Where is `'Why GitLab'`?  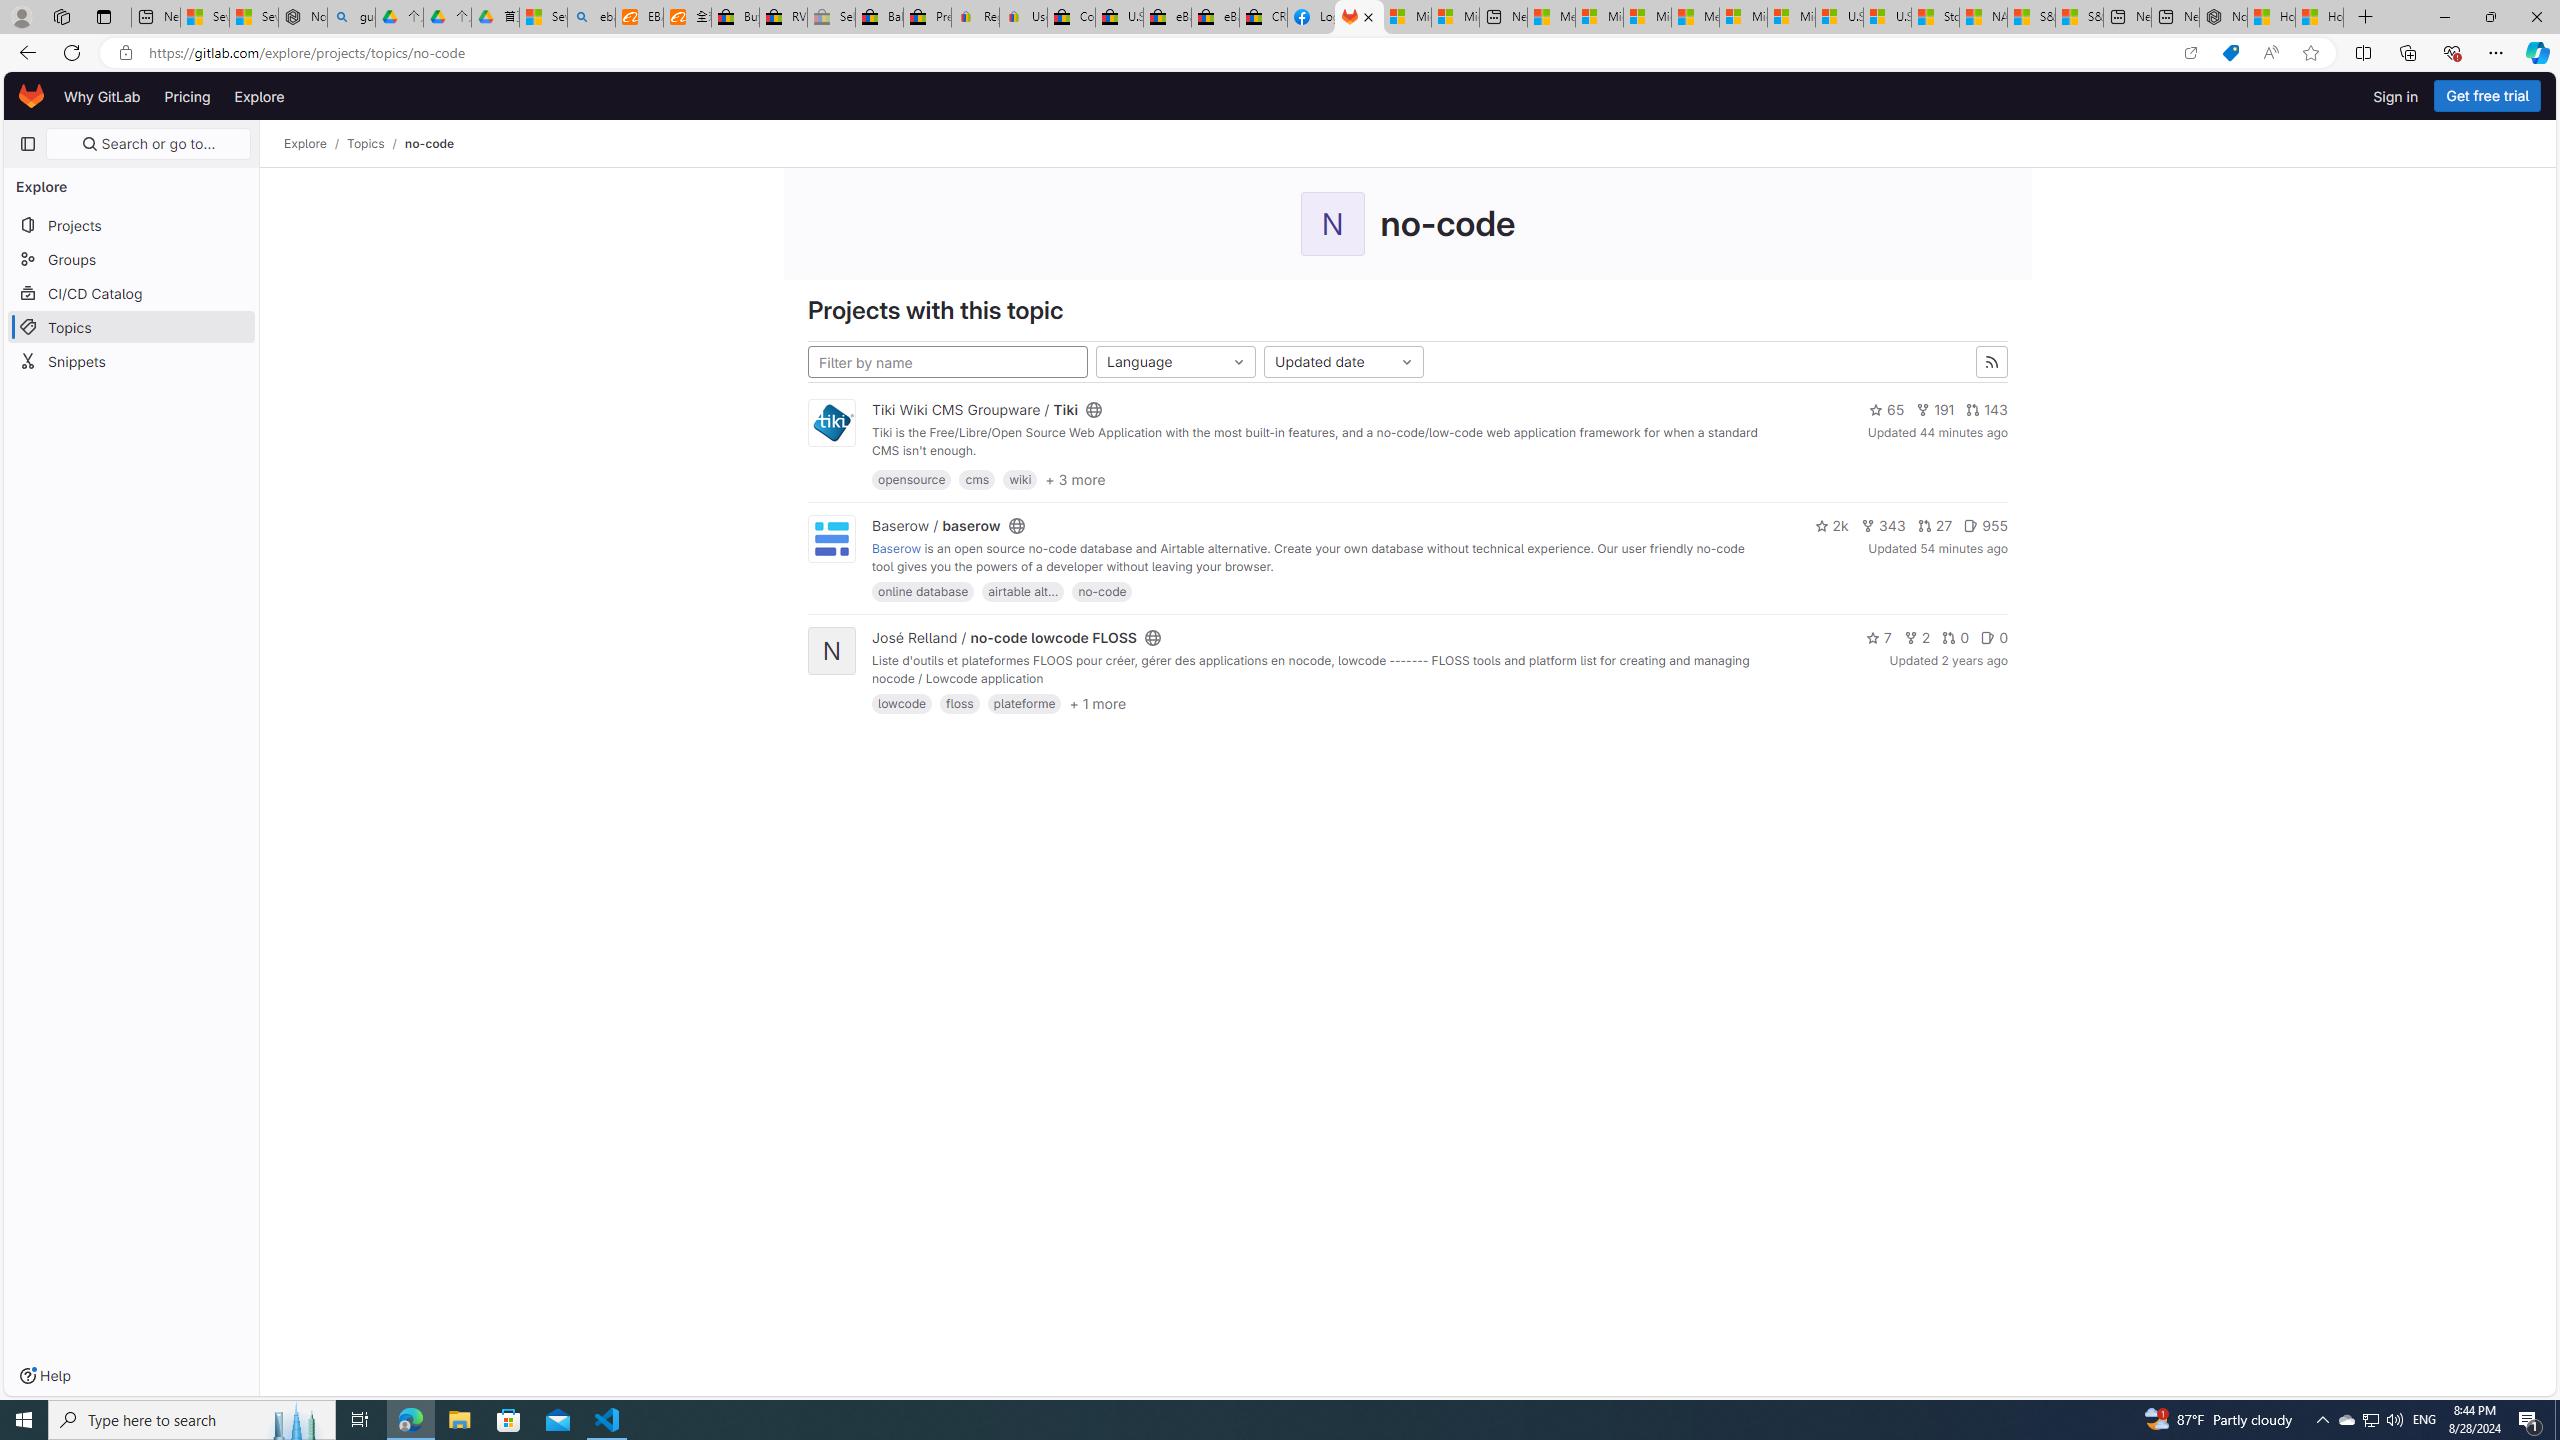 'Why GitLab' is located at coordinates (101, 95).